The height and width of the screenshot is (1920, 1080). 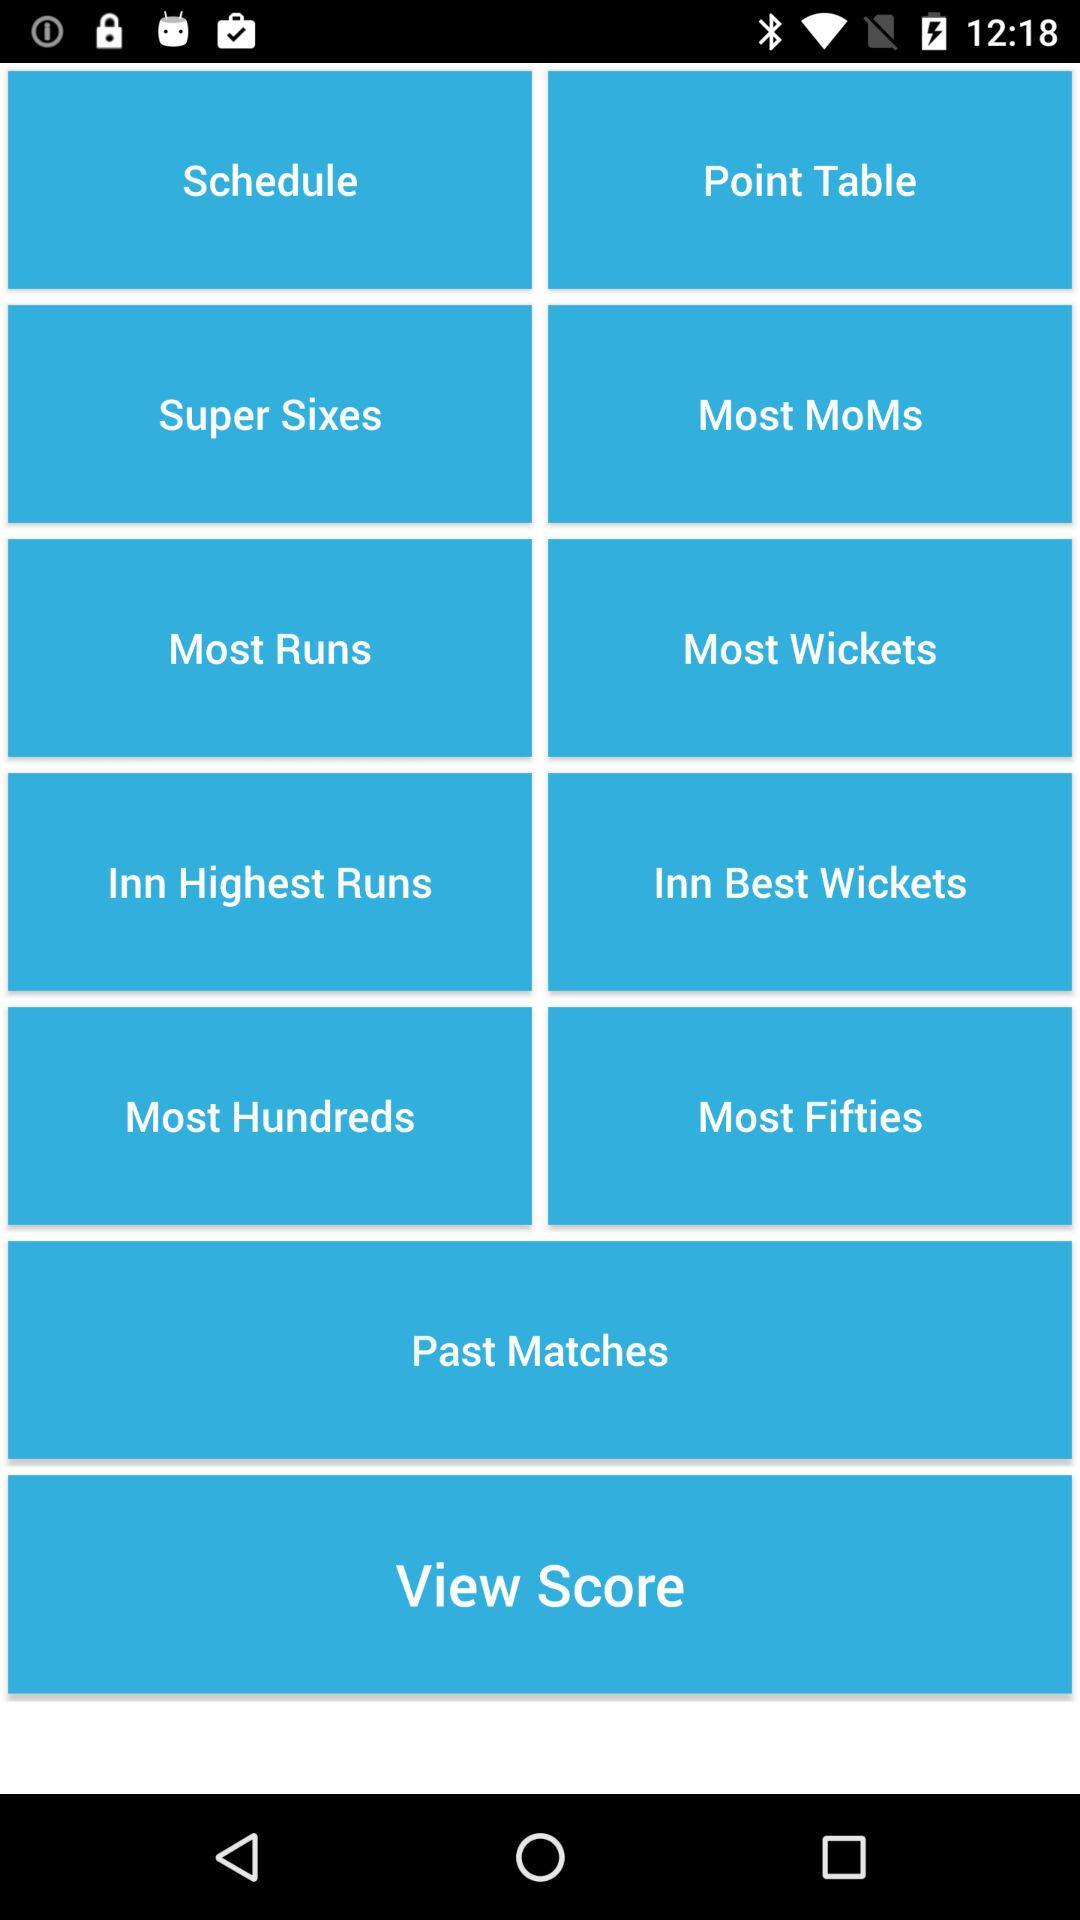 I want to click on icon below super sixes item, so click(x=270, y=648).